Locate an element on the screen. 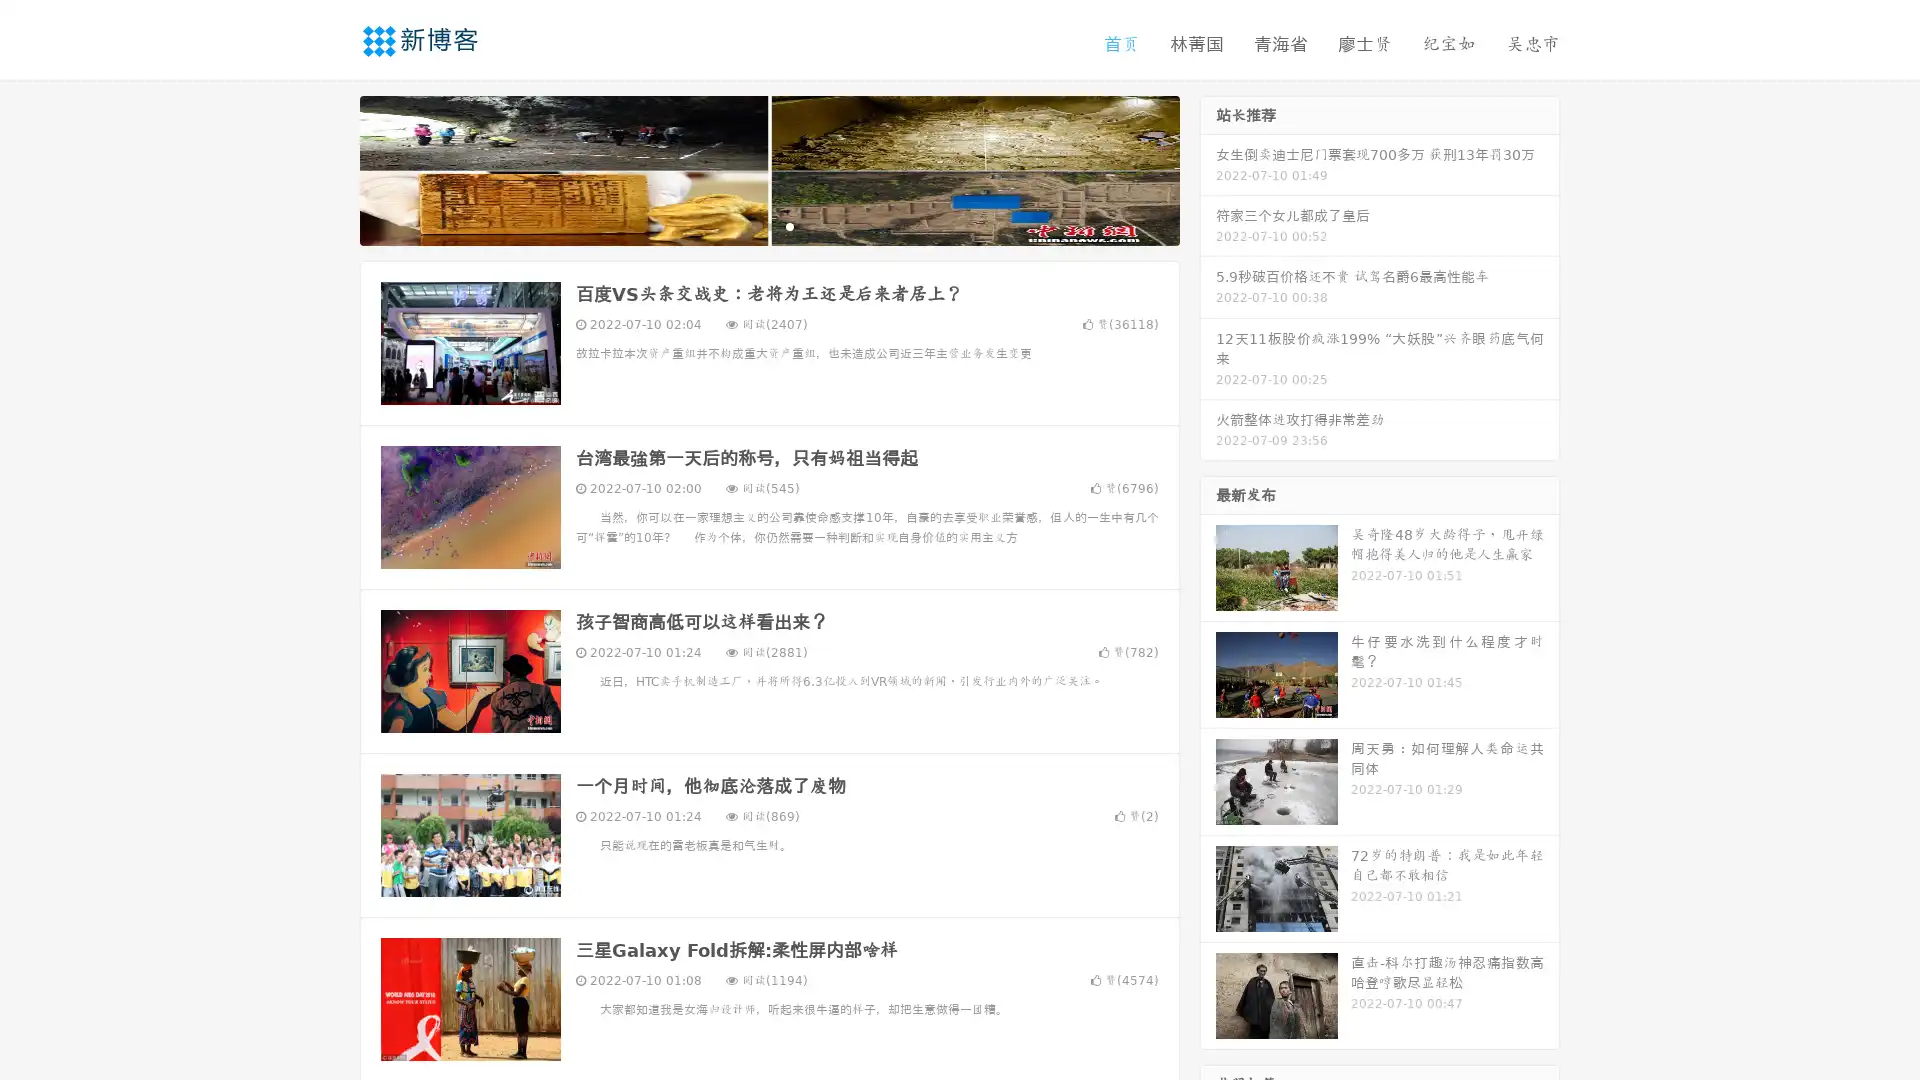  Go to slide 2 is located at coordinates (768, 225).